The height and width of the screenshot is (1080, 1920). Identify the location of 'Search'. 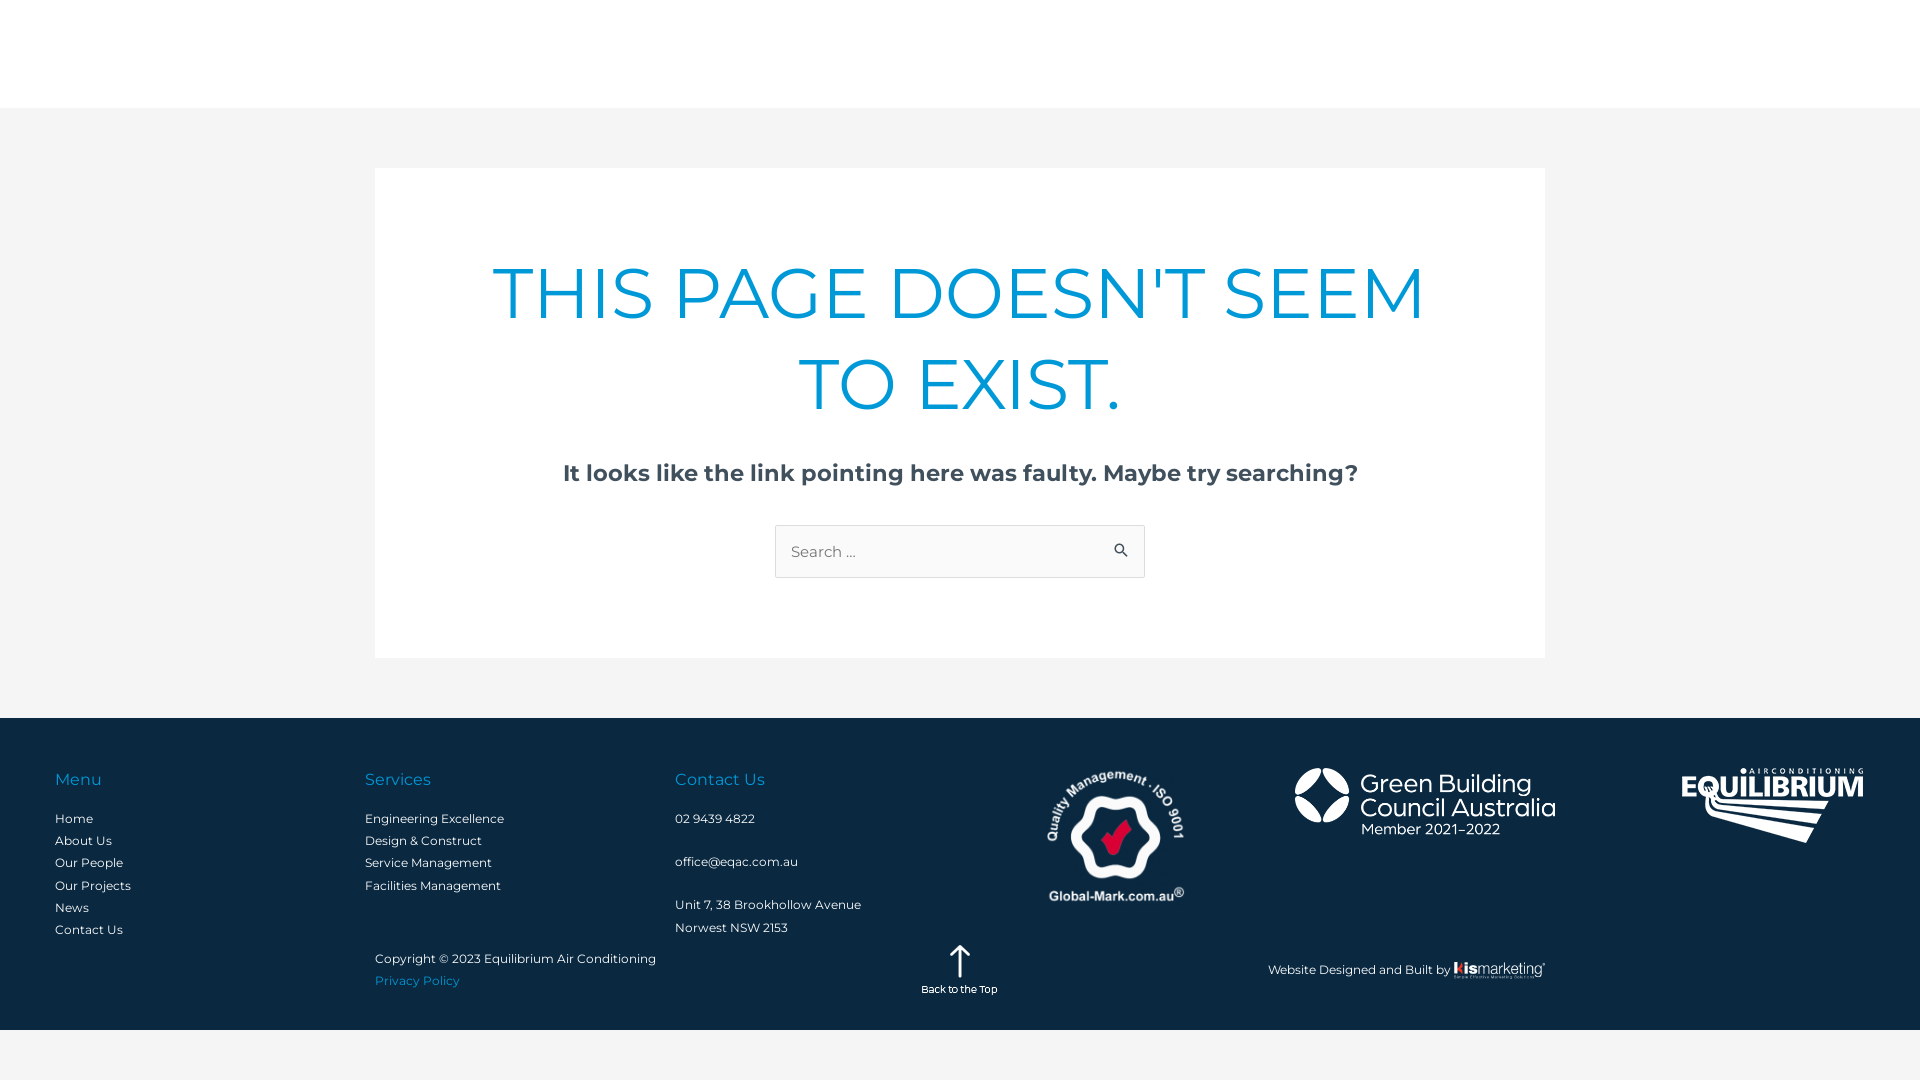
(1098, 548).